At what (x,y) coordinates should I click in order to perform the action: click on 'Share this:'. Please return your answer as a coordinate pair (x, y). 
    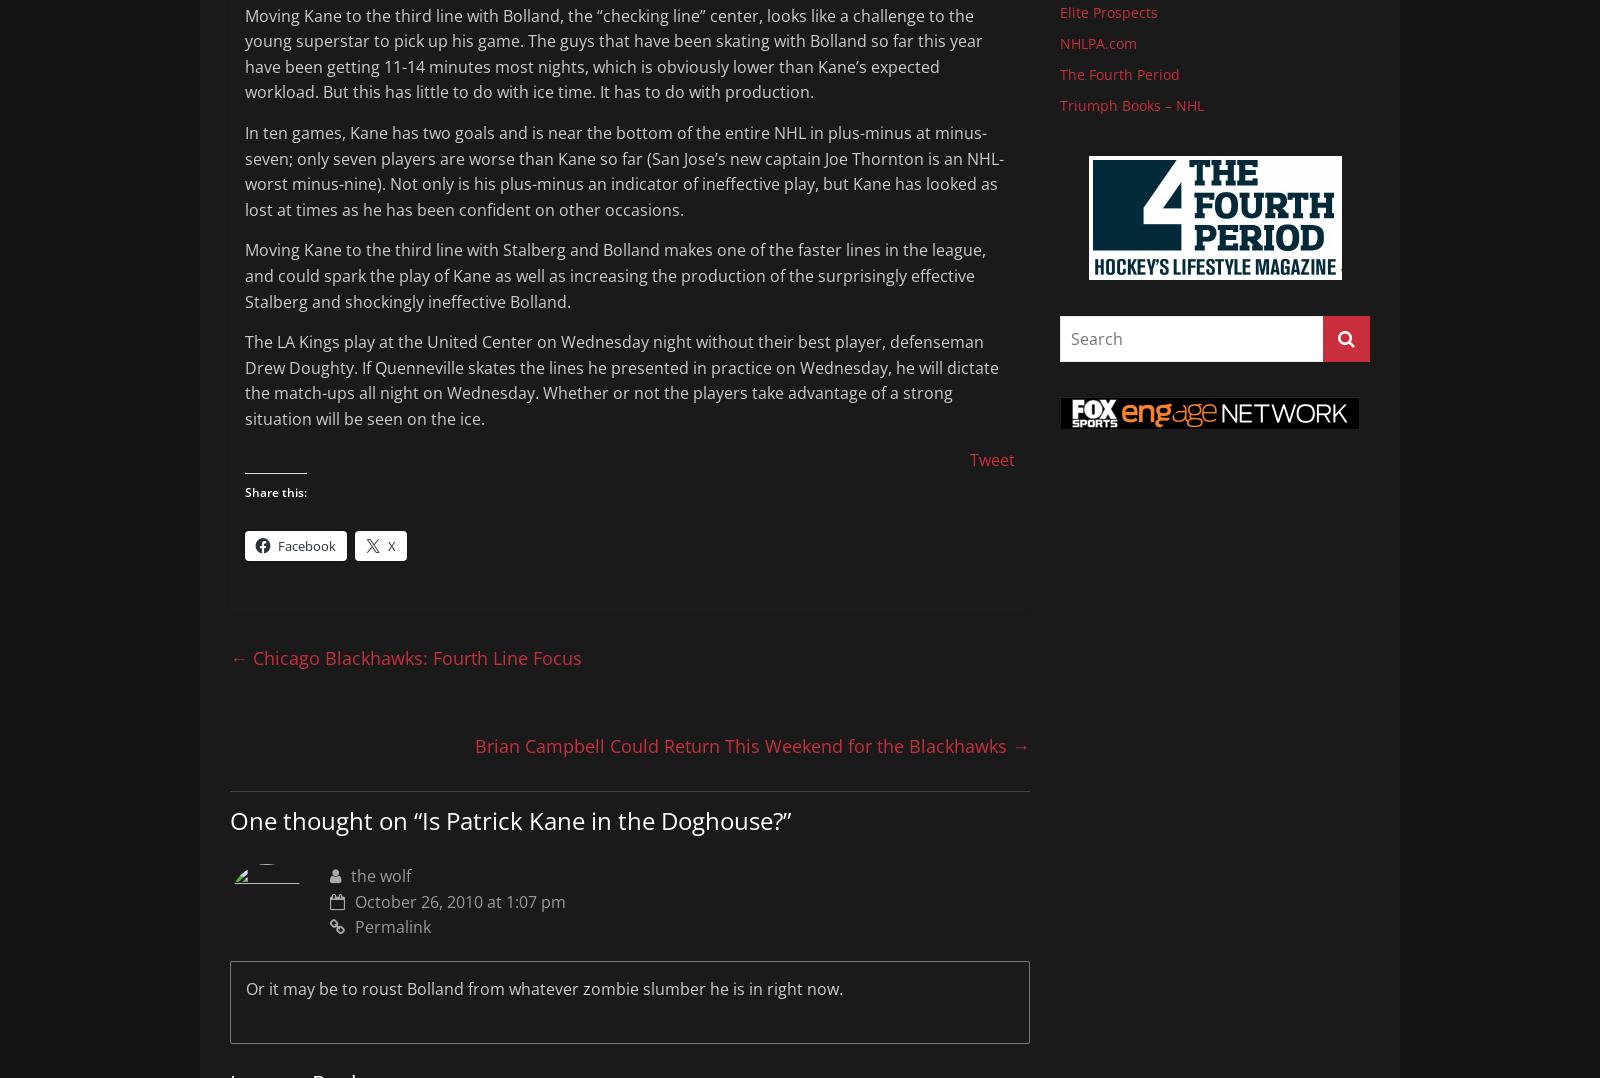
    Looking at the image, I should click on (276, 491).